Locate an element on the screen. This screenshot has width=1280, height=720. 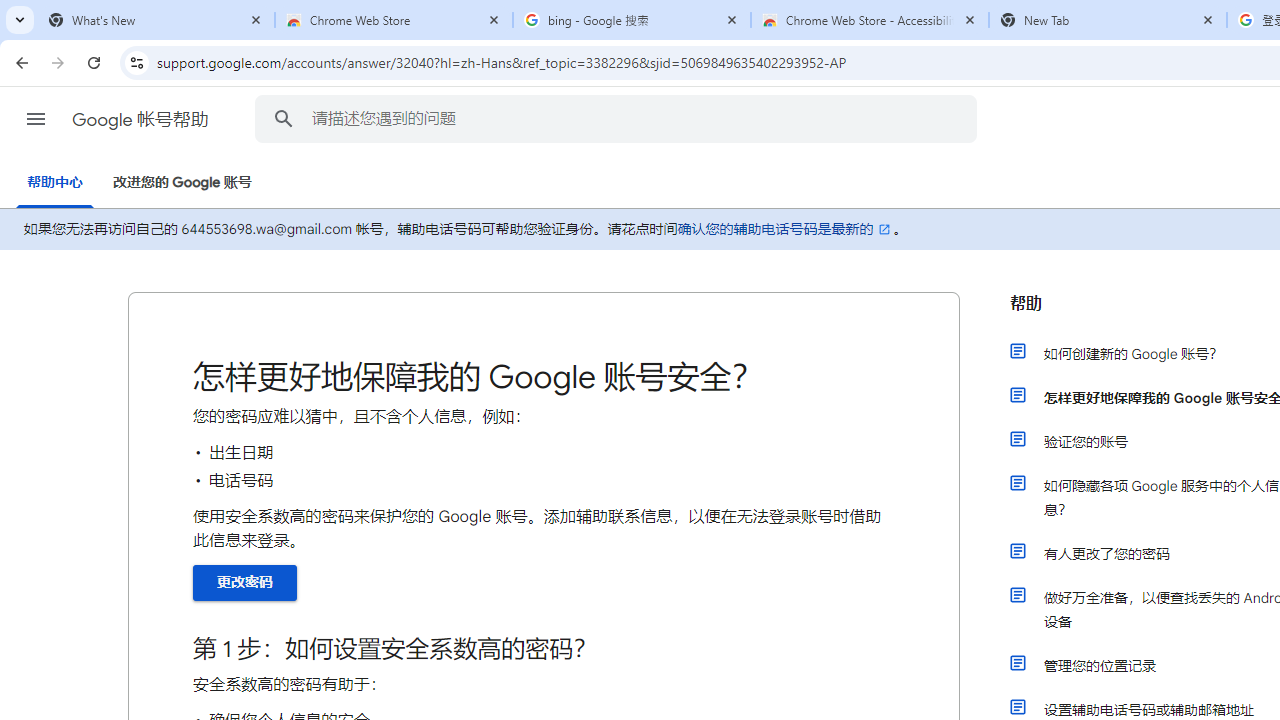
'Chrome Web Store - Accessibility' is located at coordinates (870, 20).